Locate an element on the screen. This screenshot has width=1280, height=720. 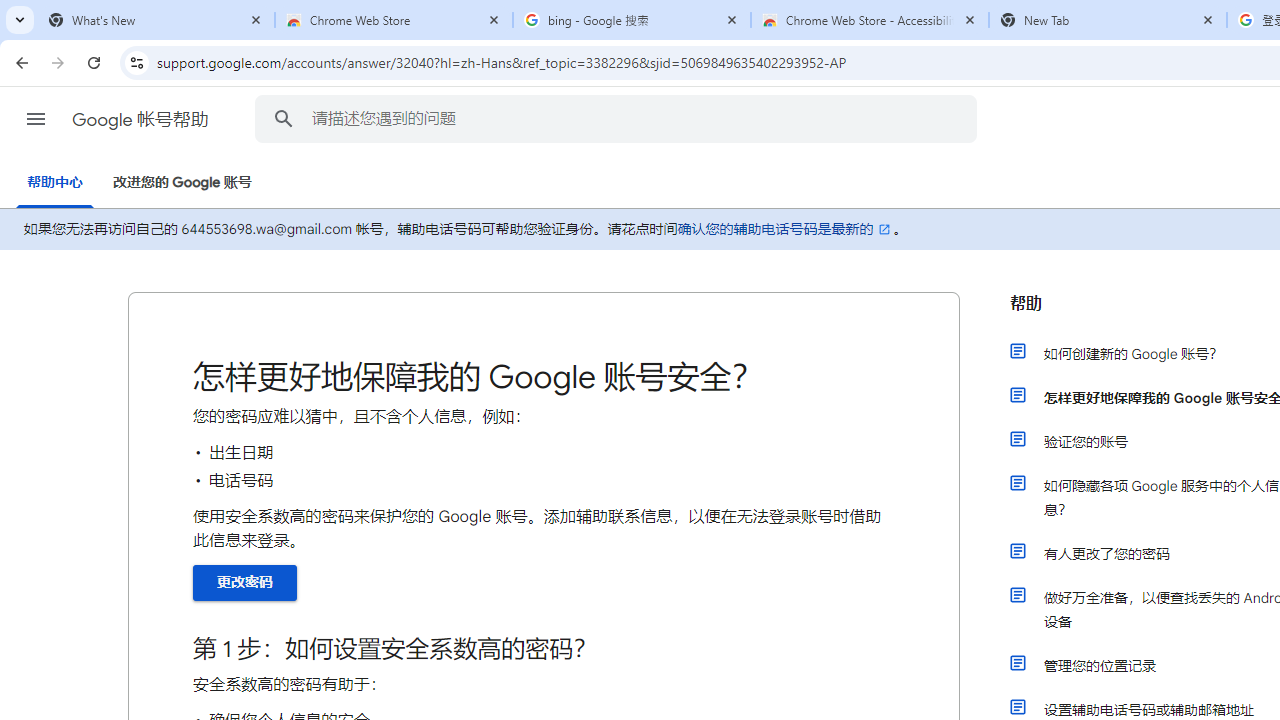
'Chrome Web Store - Accessibility' is located at coordinates (870, 20).